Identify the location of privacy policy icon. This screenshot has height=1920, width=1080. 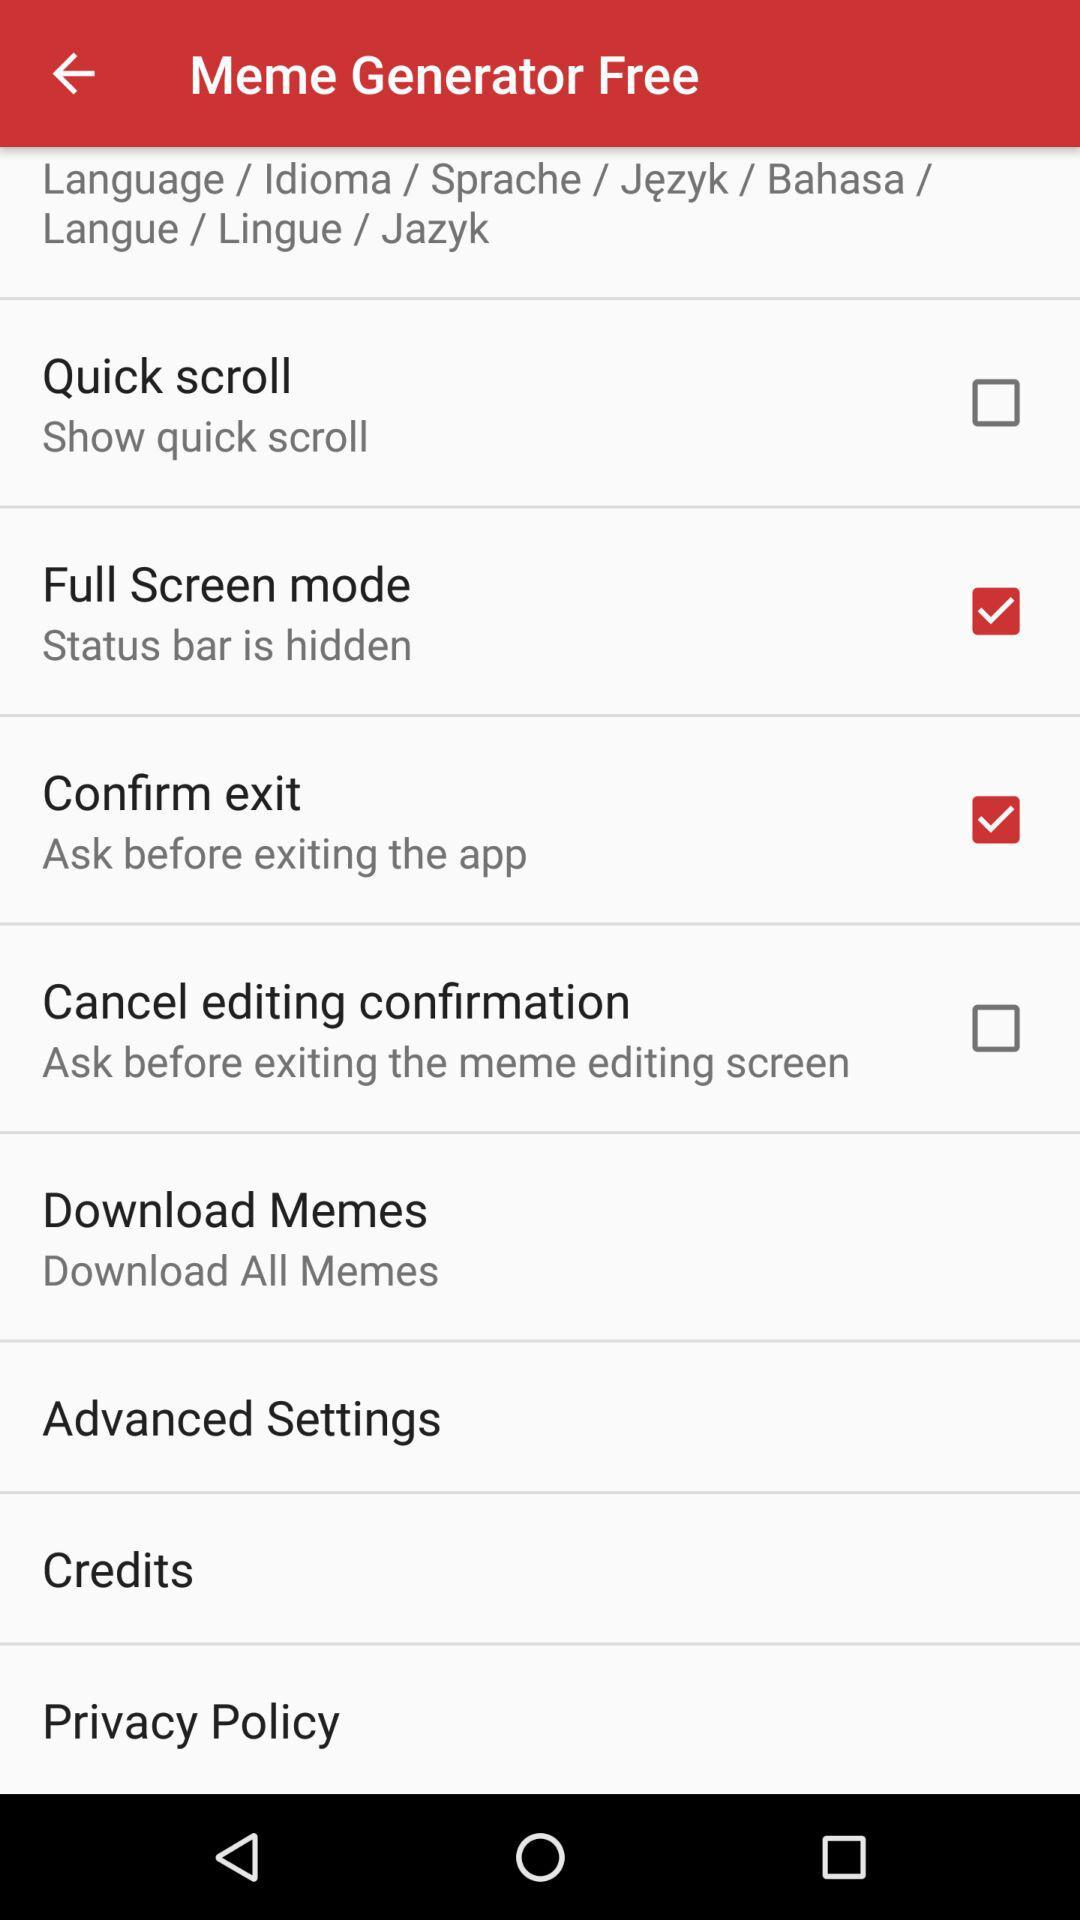
(190, 1718).